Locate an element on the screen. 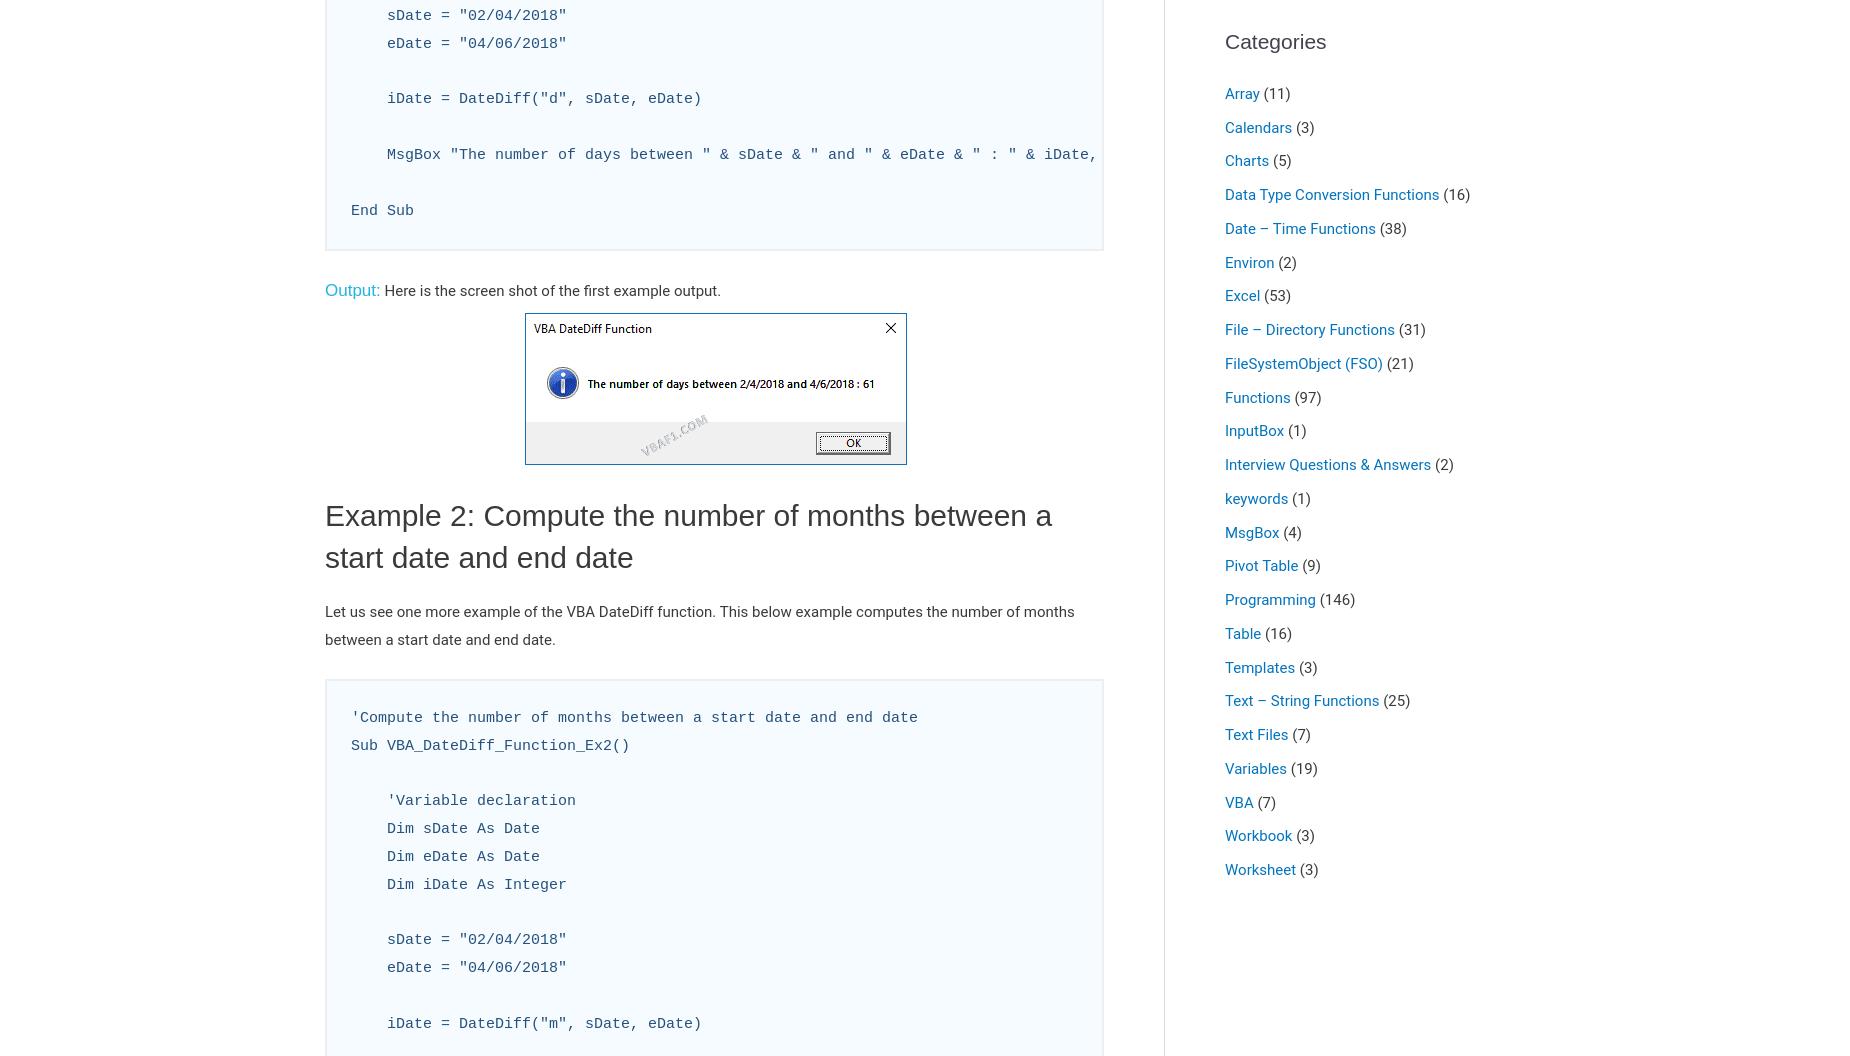 This screenshot has width=1850, height=1056. '(146)' is located at coordinates (1334, 599).